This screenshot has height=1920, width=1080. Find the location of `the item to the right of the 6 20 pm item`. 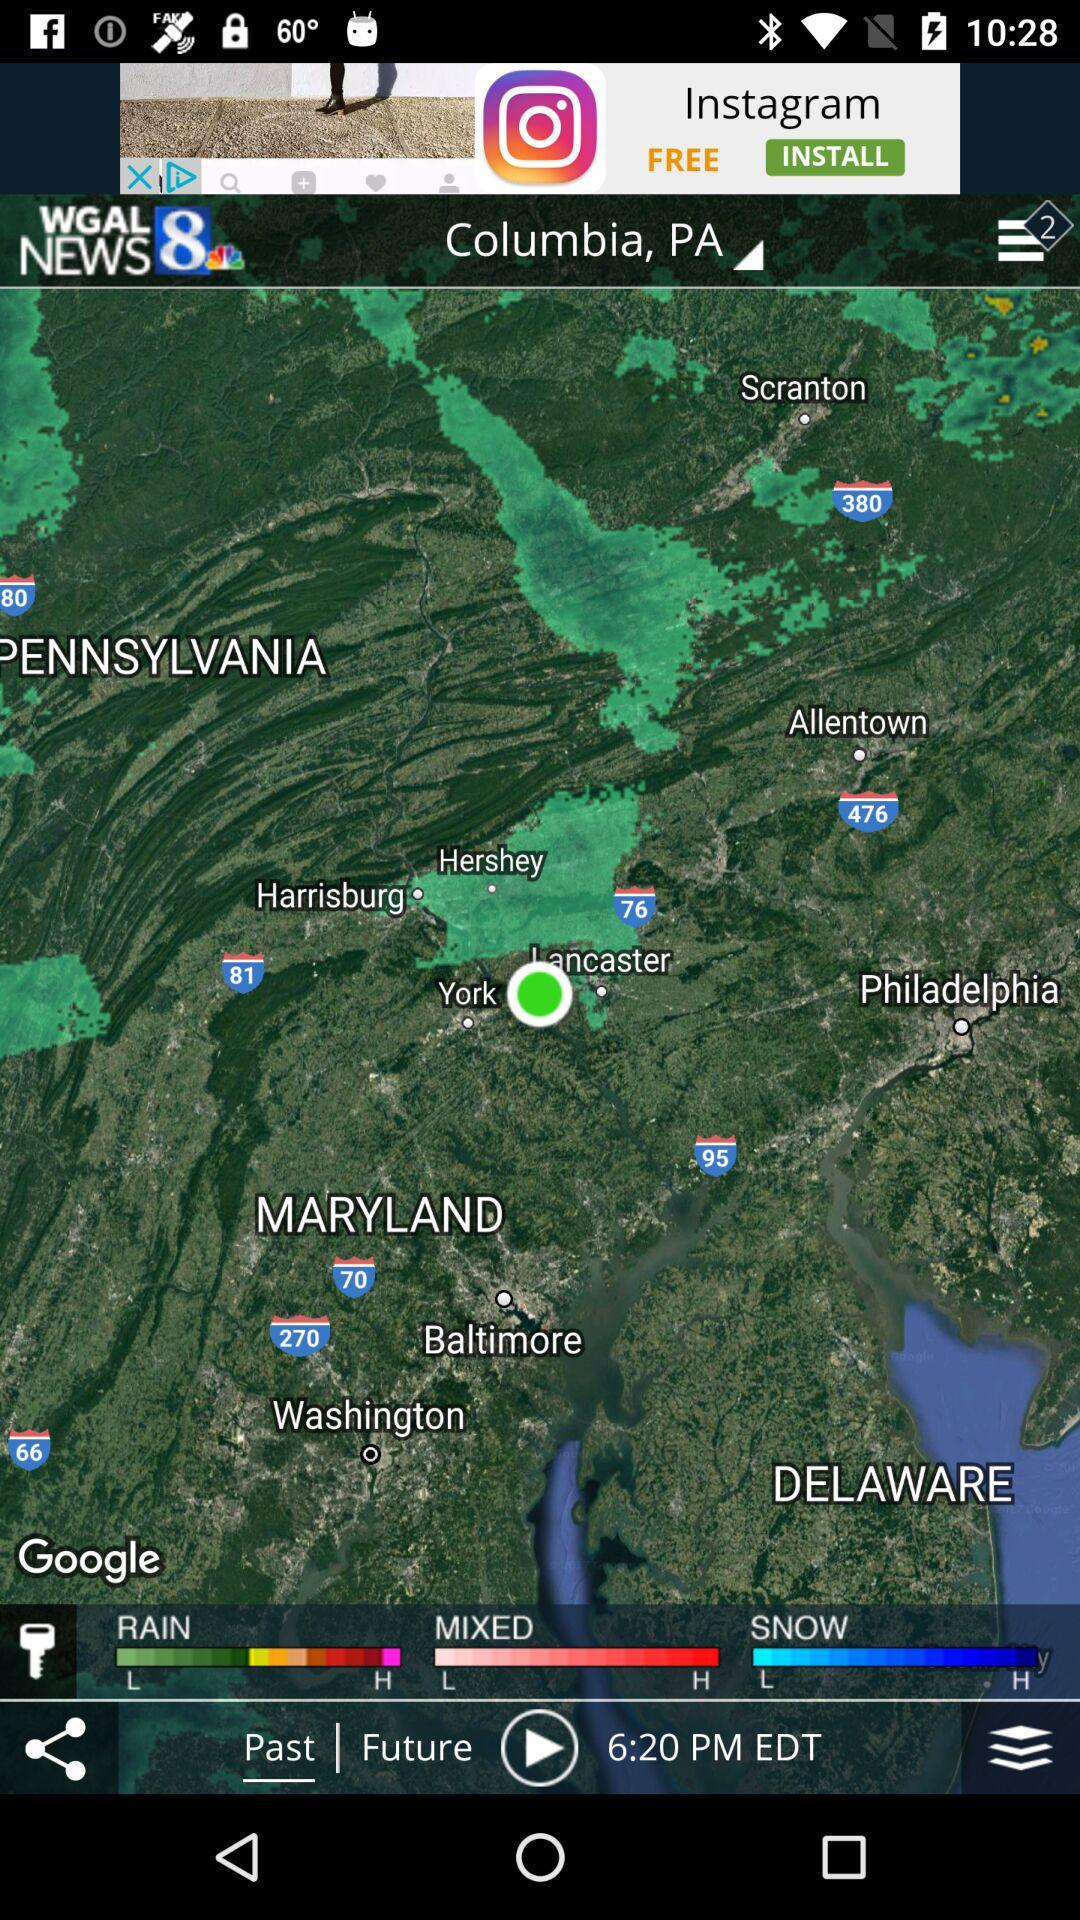

the item to the right of the 6 20 pm item is located at coordinates (1020, 1746).